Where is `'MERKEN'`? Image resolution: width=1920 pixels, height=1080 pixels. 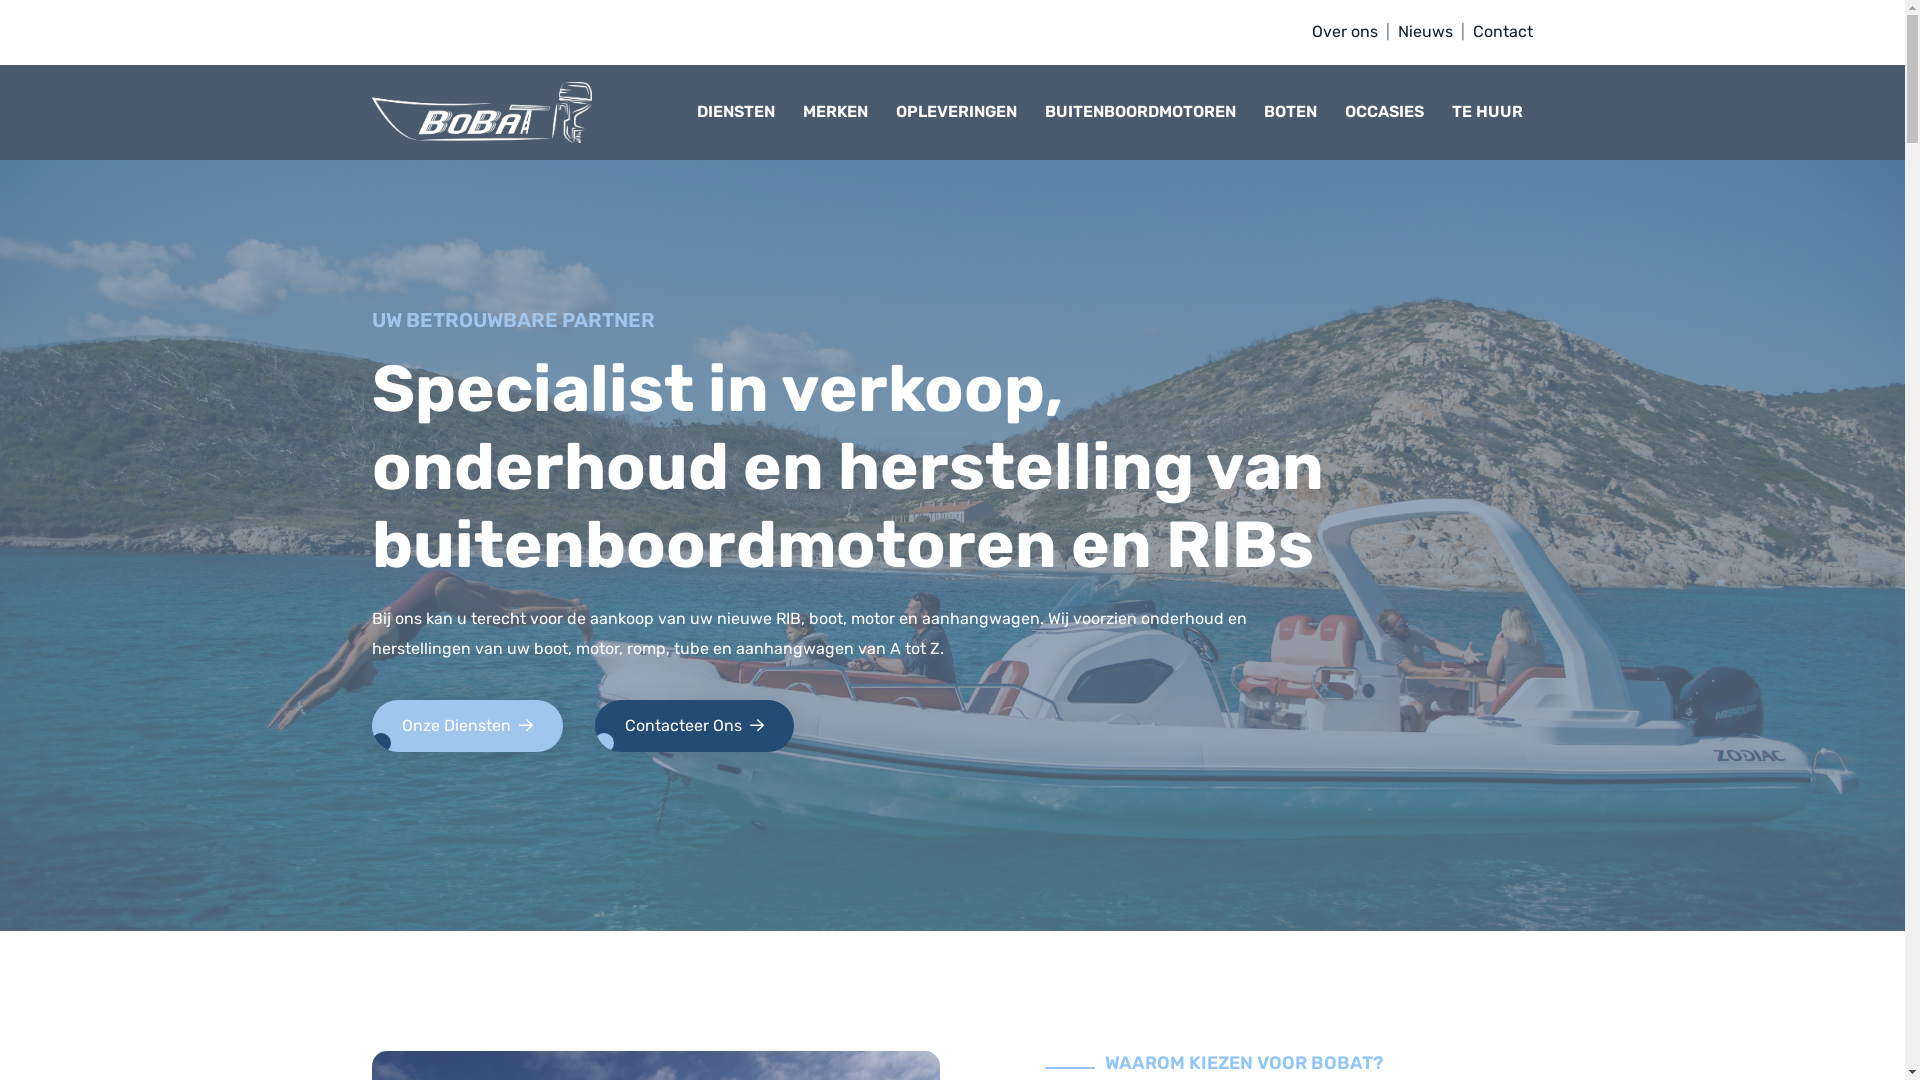 'MERKEN' is located at coordinates (840, 112).